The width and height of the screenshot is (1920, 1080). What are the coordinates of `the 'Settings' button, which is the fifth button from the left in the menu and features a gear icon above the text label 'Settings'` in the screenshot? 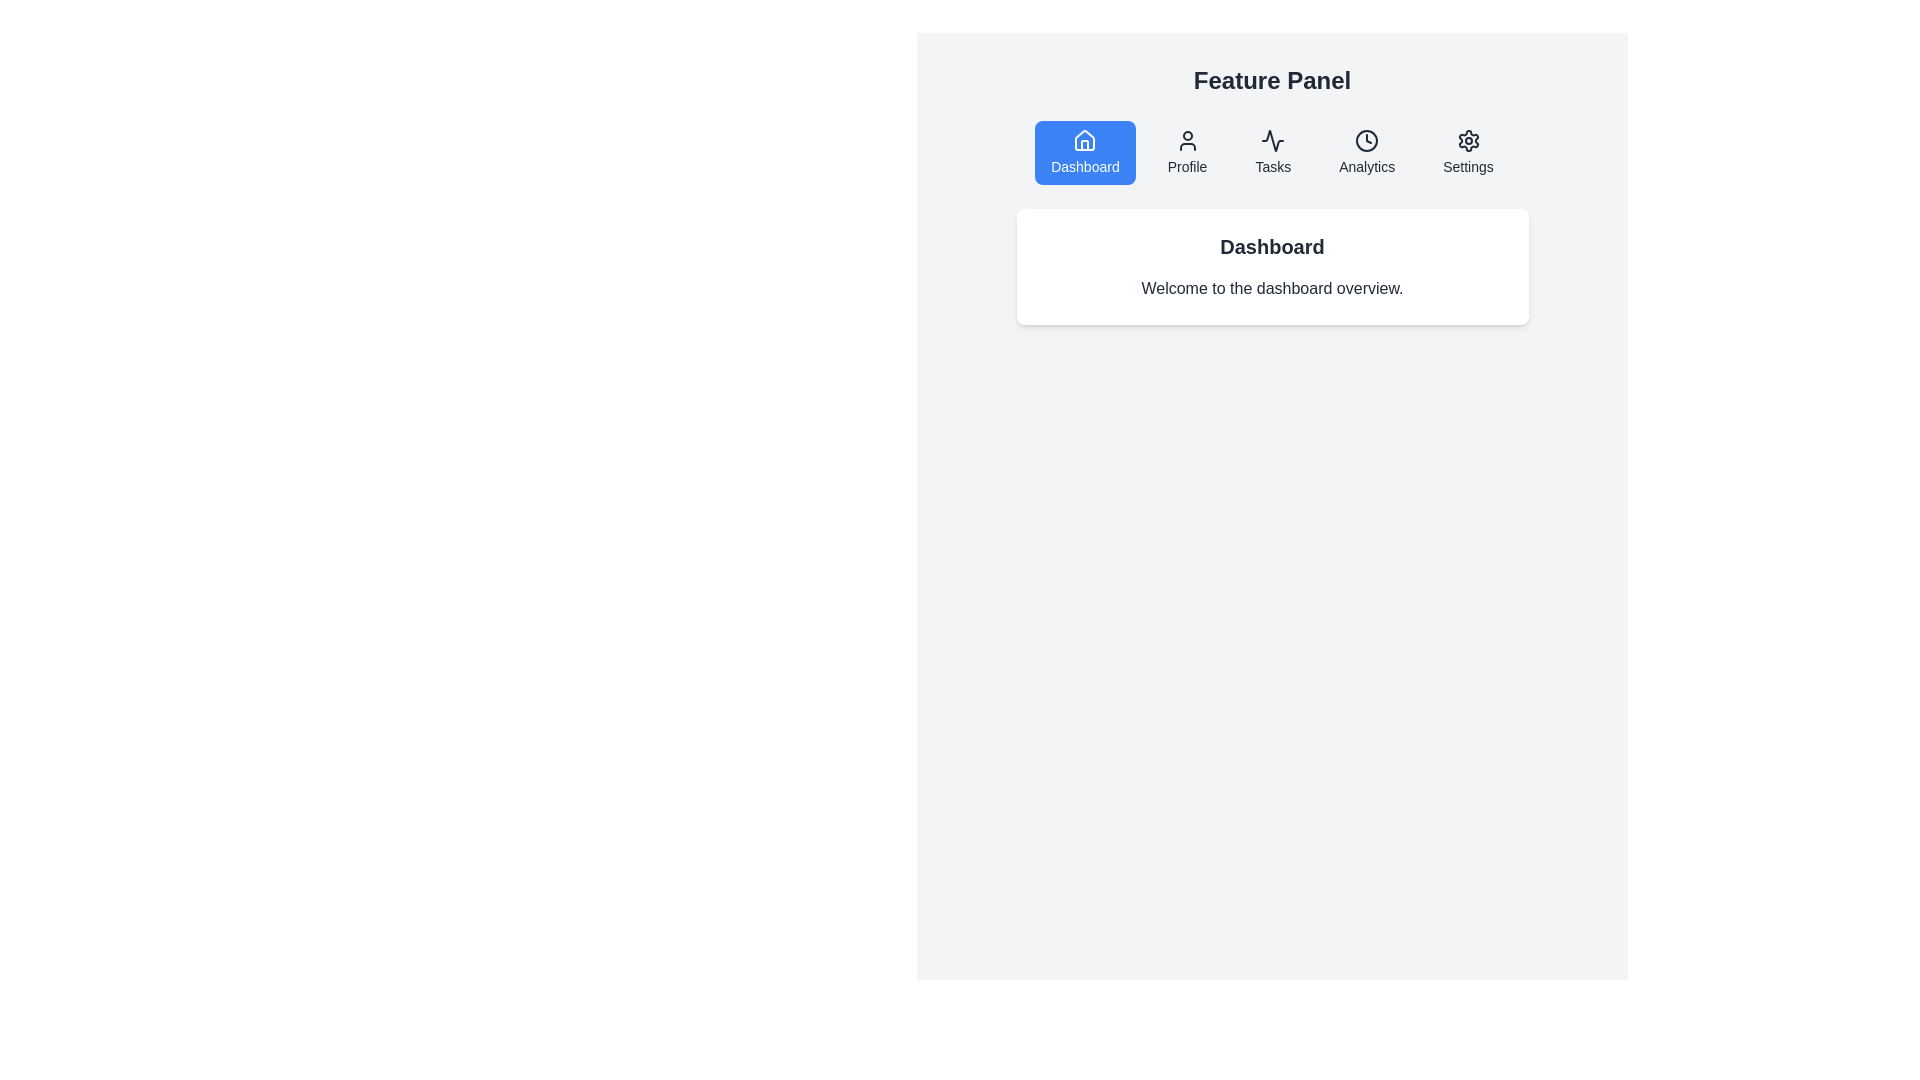 It's located at (1468, 152).